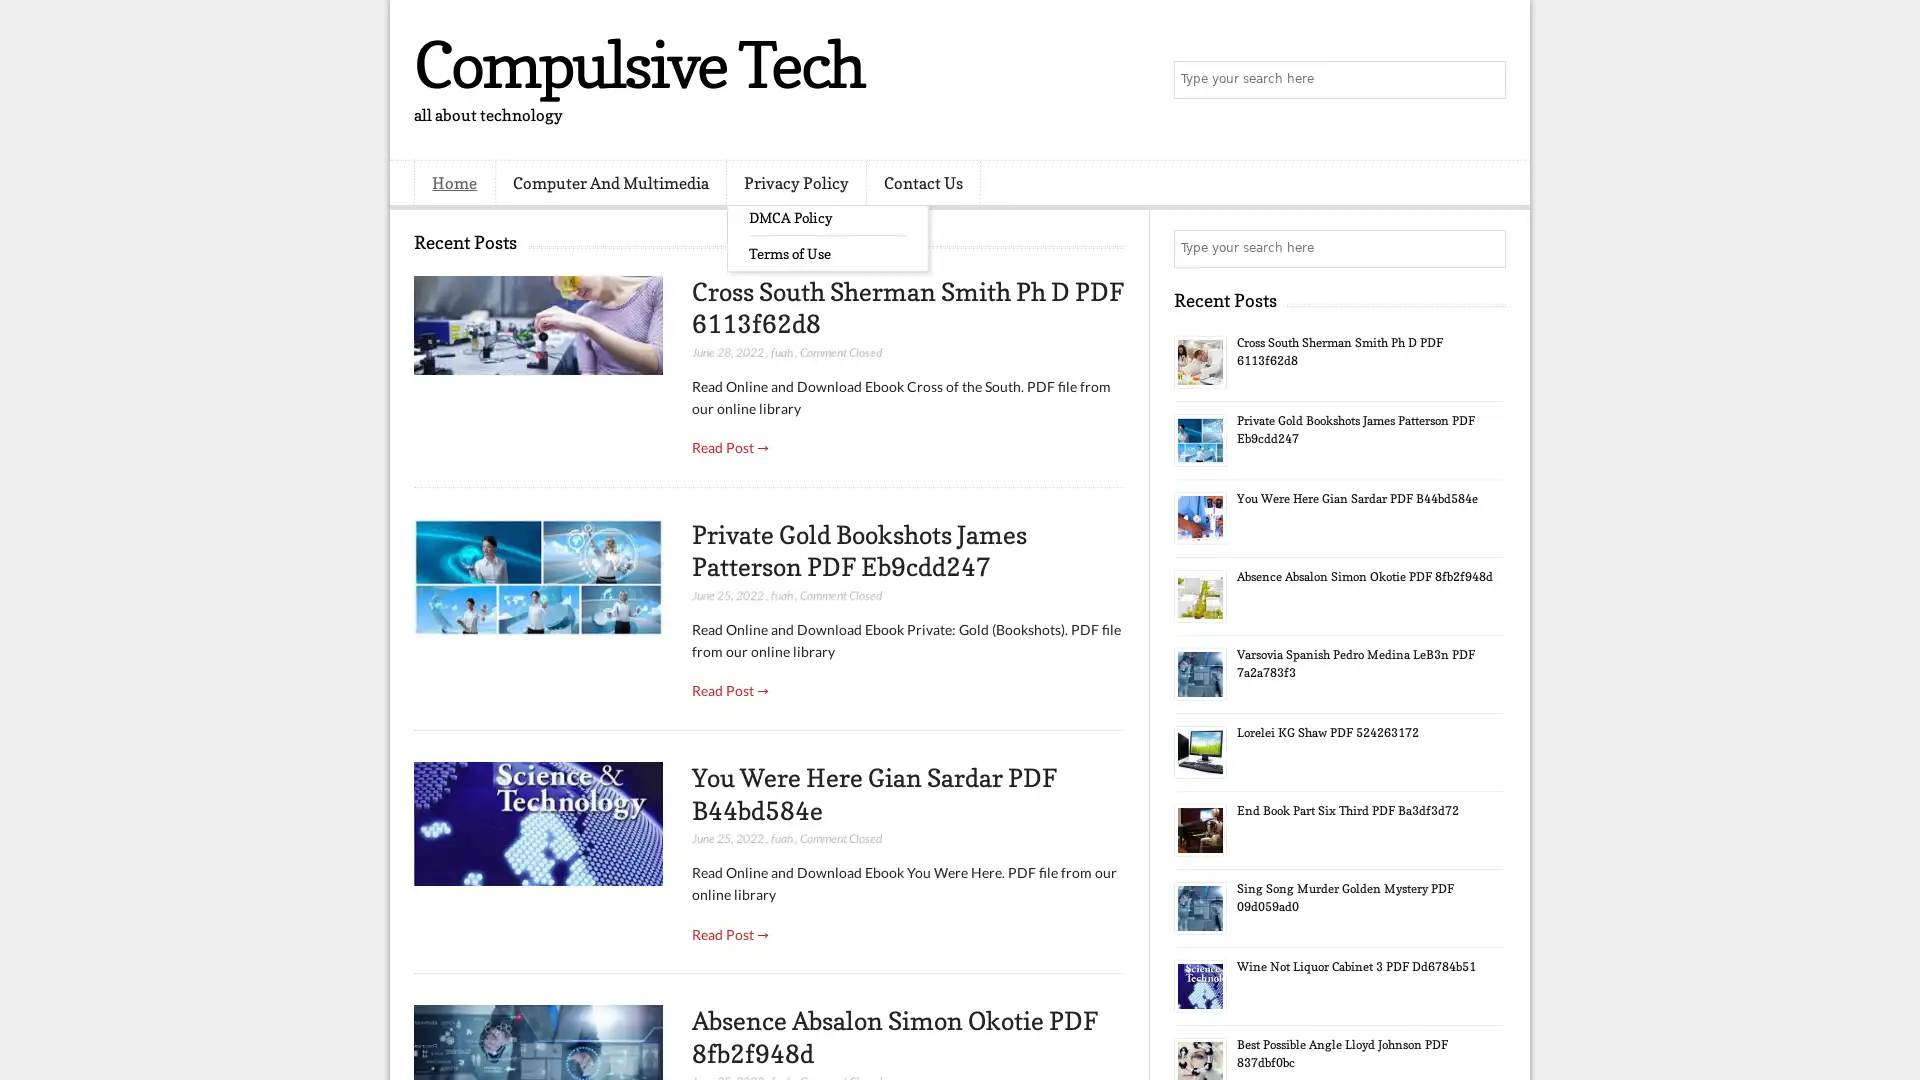 This screenshot has height=1080, width=1920. I want to click on Search, so click(1485, 80).